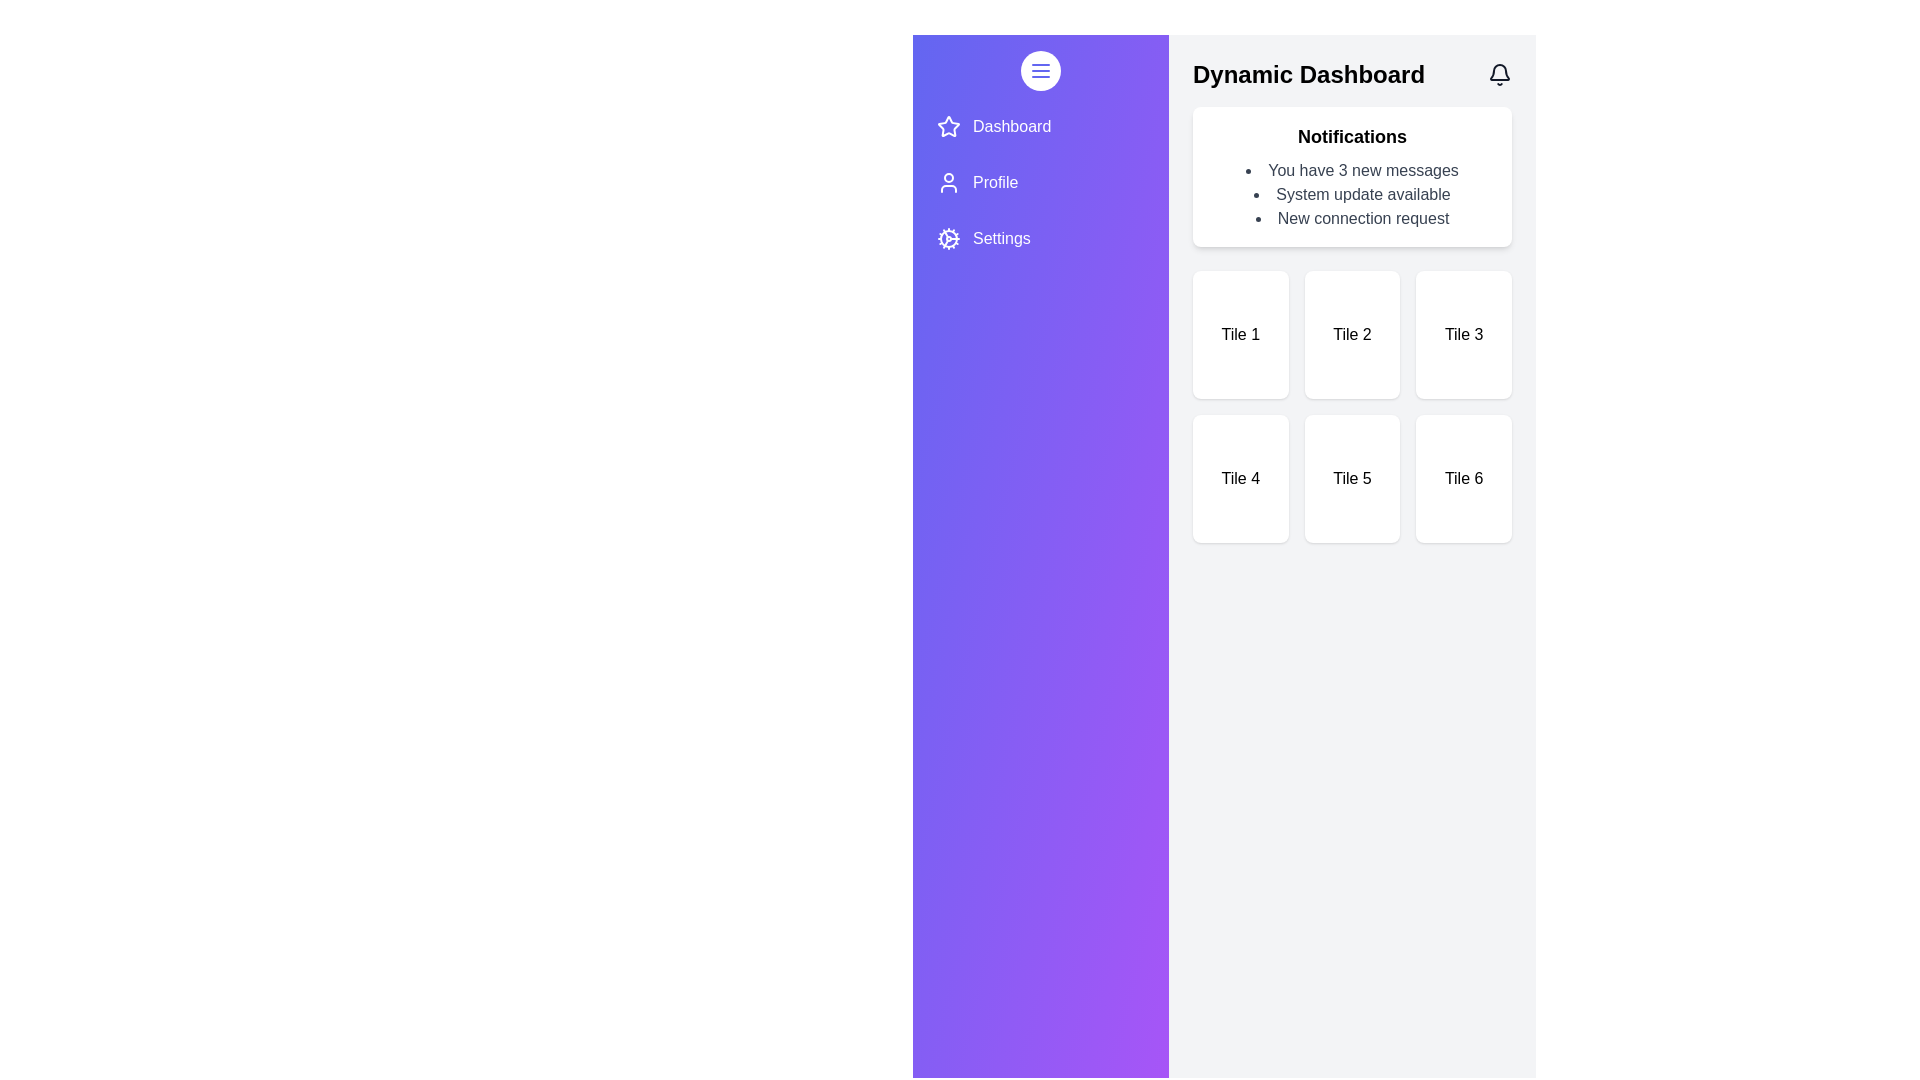  What do you see at coordinates (1040, 69) in the screenshot?
I see `the menu button to toggle the sidebar visibility` at bounding box center [1040, 69].